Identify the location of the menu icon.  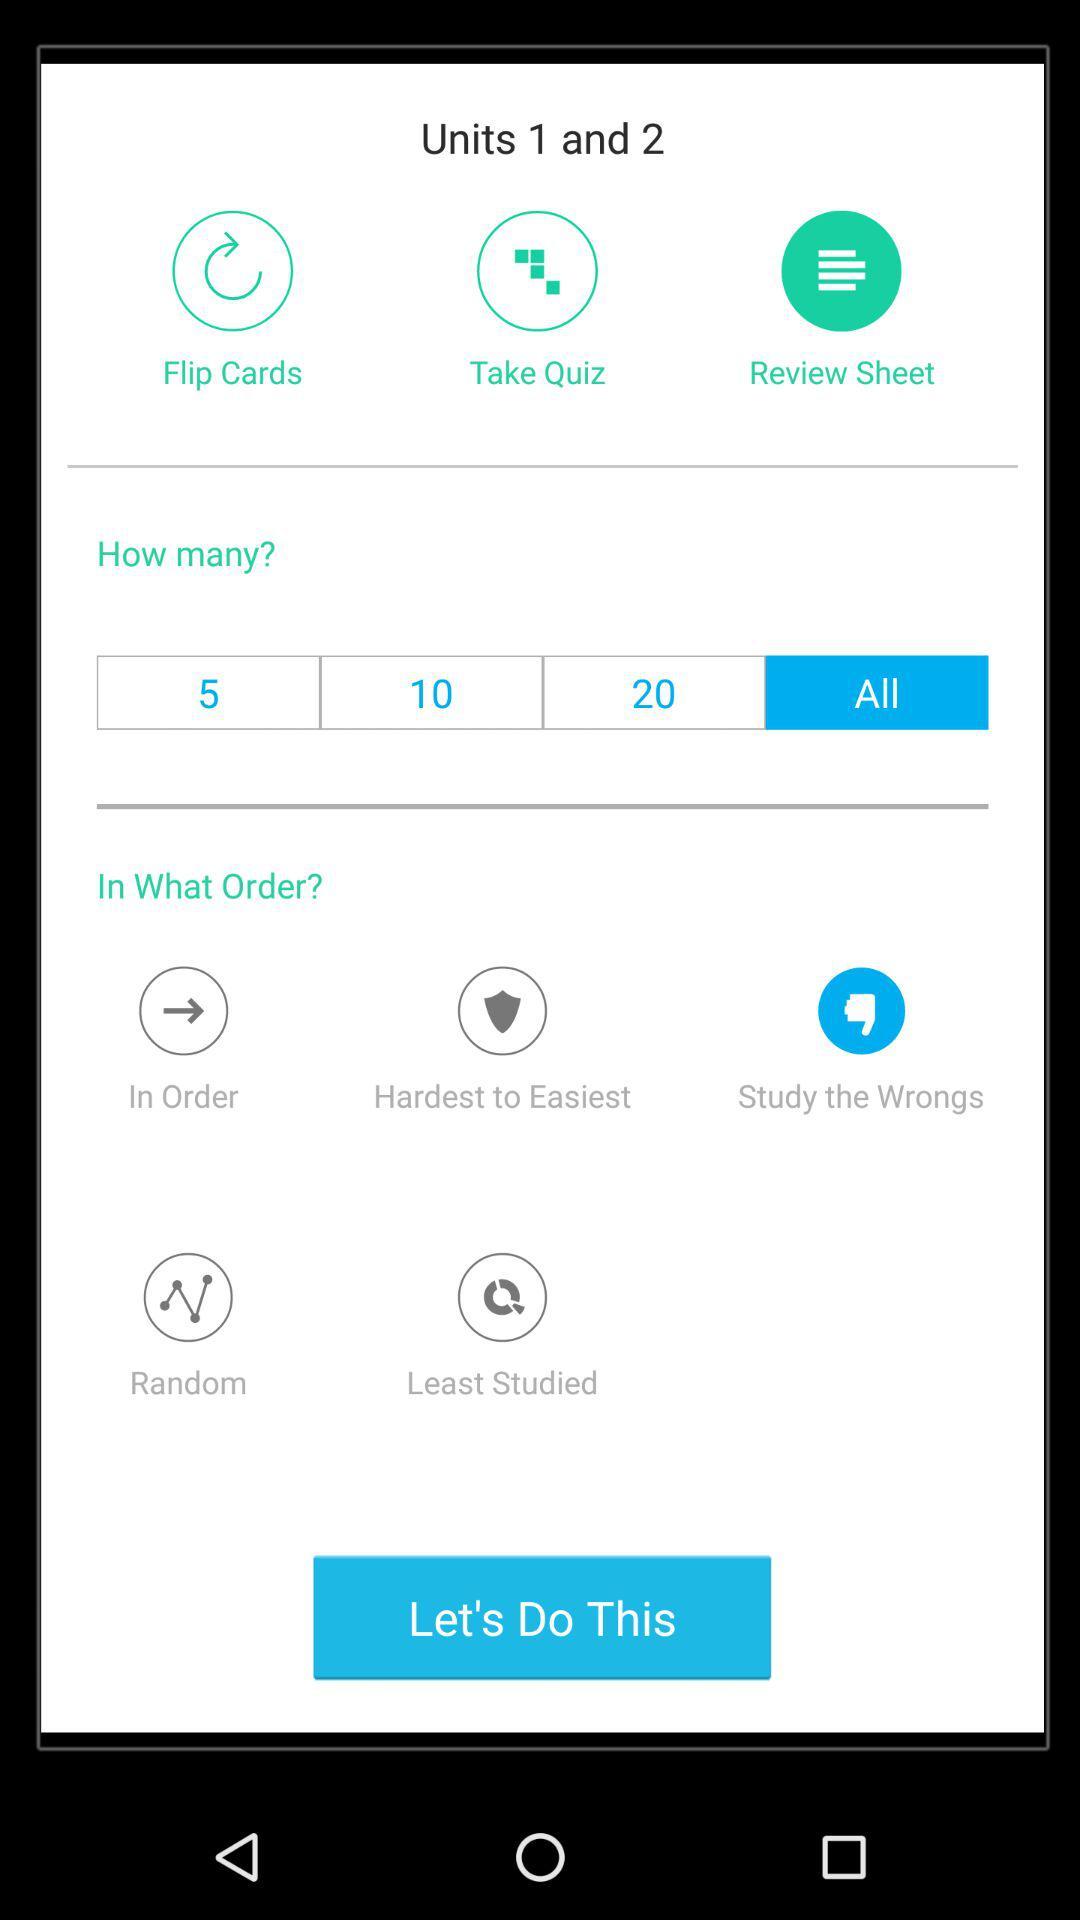
(841, 289).